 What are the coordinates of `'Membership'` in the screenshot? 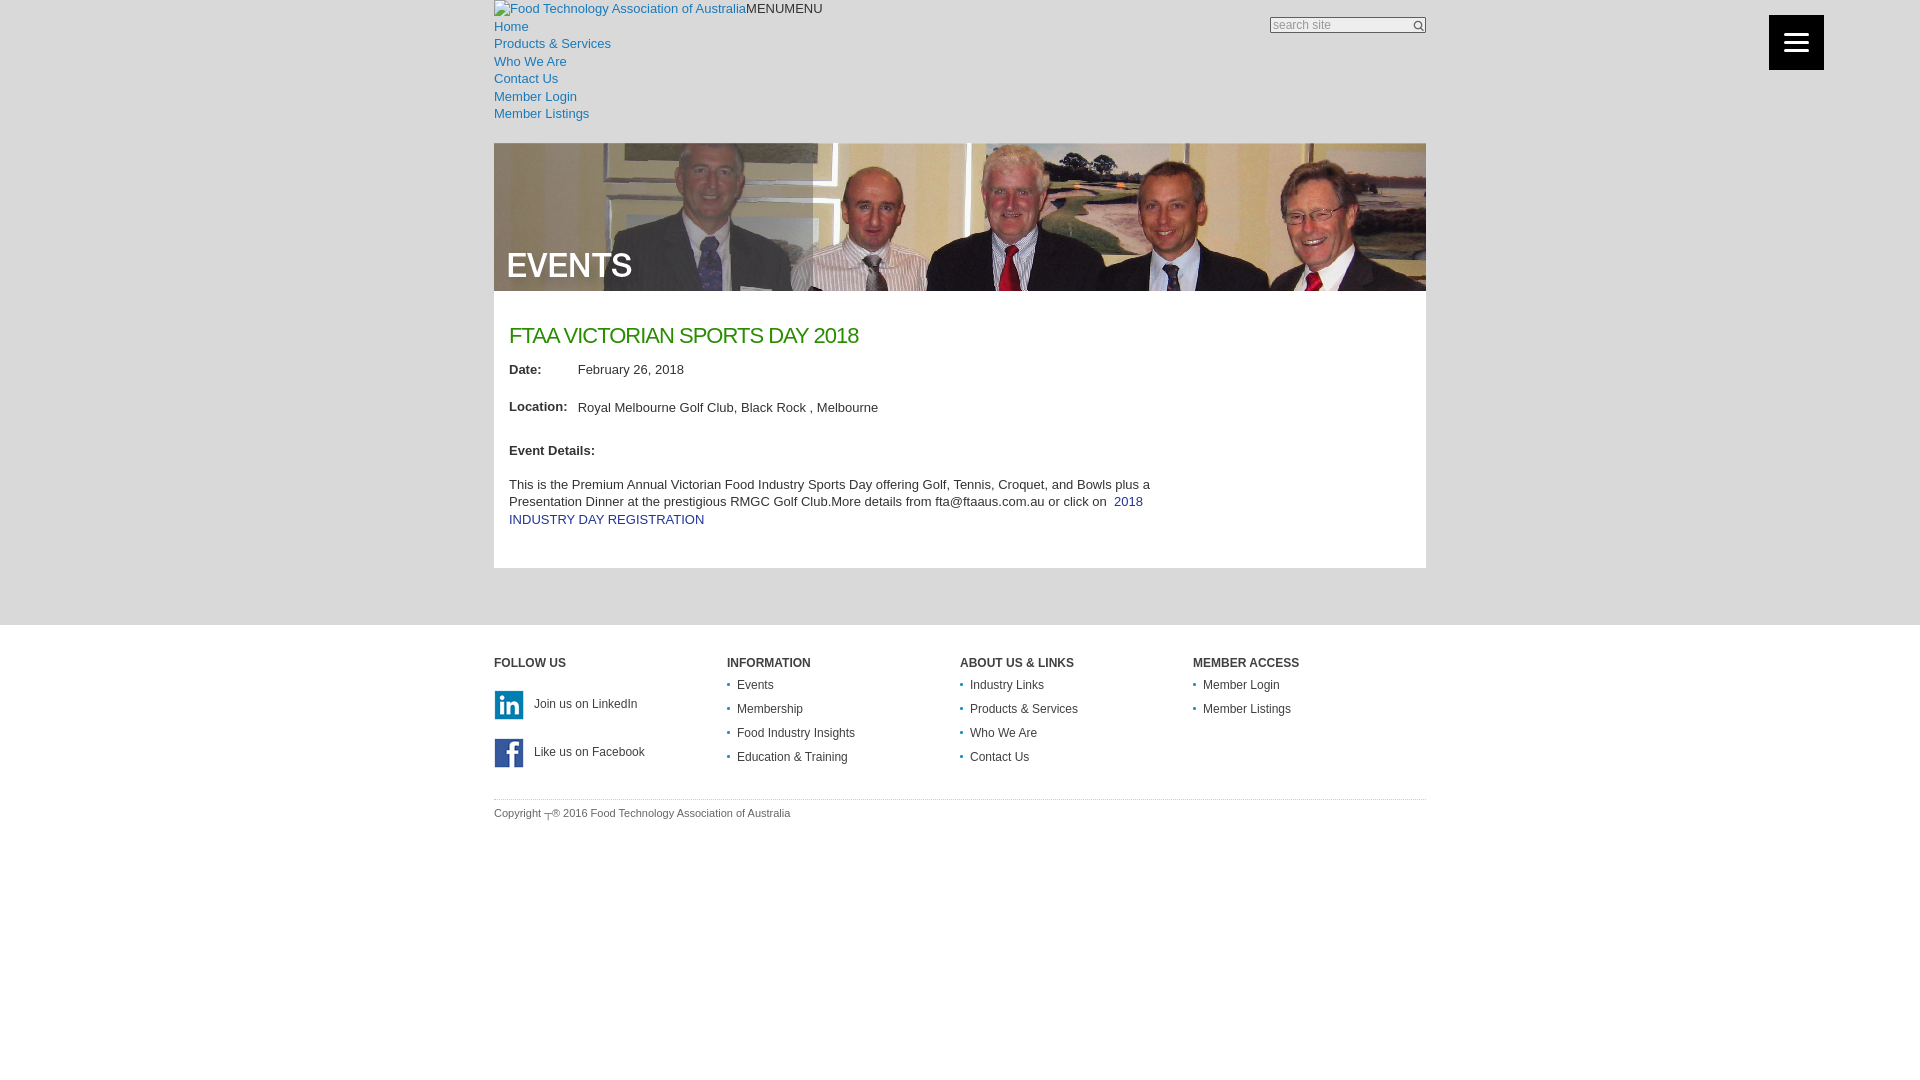 It's located at (768, 708).